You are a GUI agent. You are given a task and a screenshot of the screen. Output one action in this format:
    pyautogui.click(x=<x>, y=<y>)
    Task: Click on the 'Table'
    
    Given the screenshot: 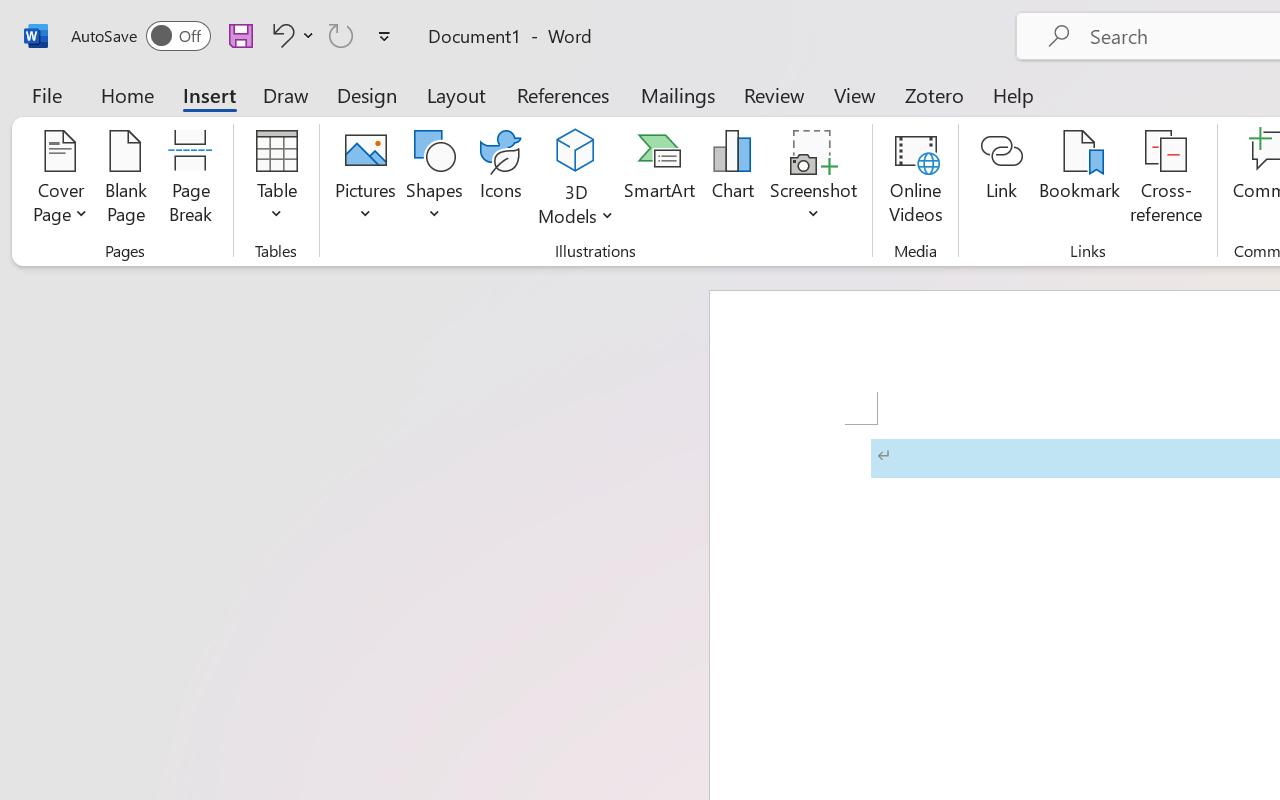 What is the action you would take?
    pyautogui.click(x=276, y=179)
    